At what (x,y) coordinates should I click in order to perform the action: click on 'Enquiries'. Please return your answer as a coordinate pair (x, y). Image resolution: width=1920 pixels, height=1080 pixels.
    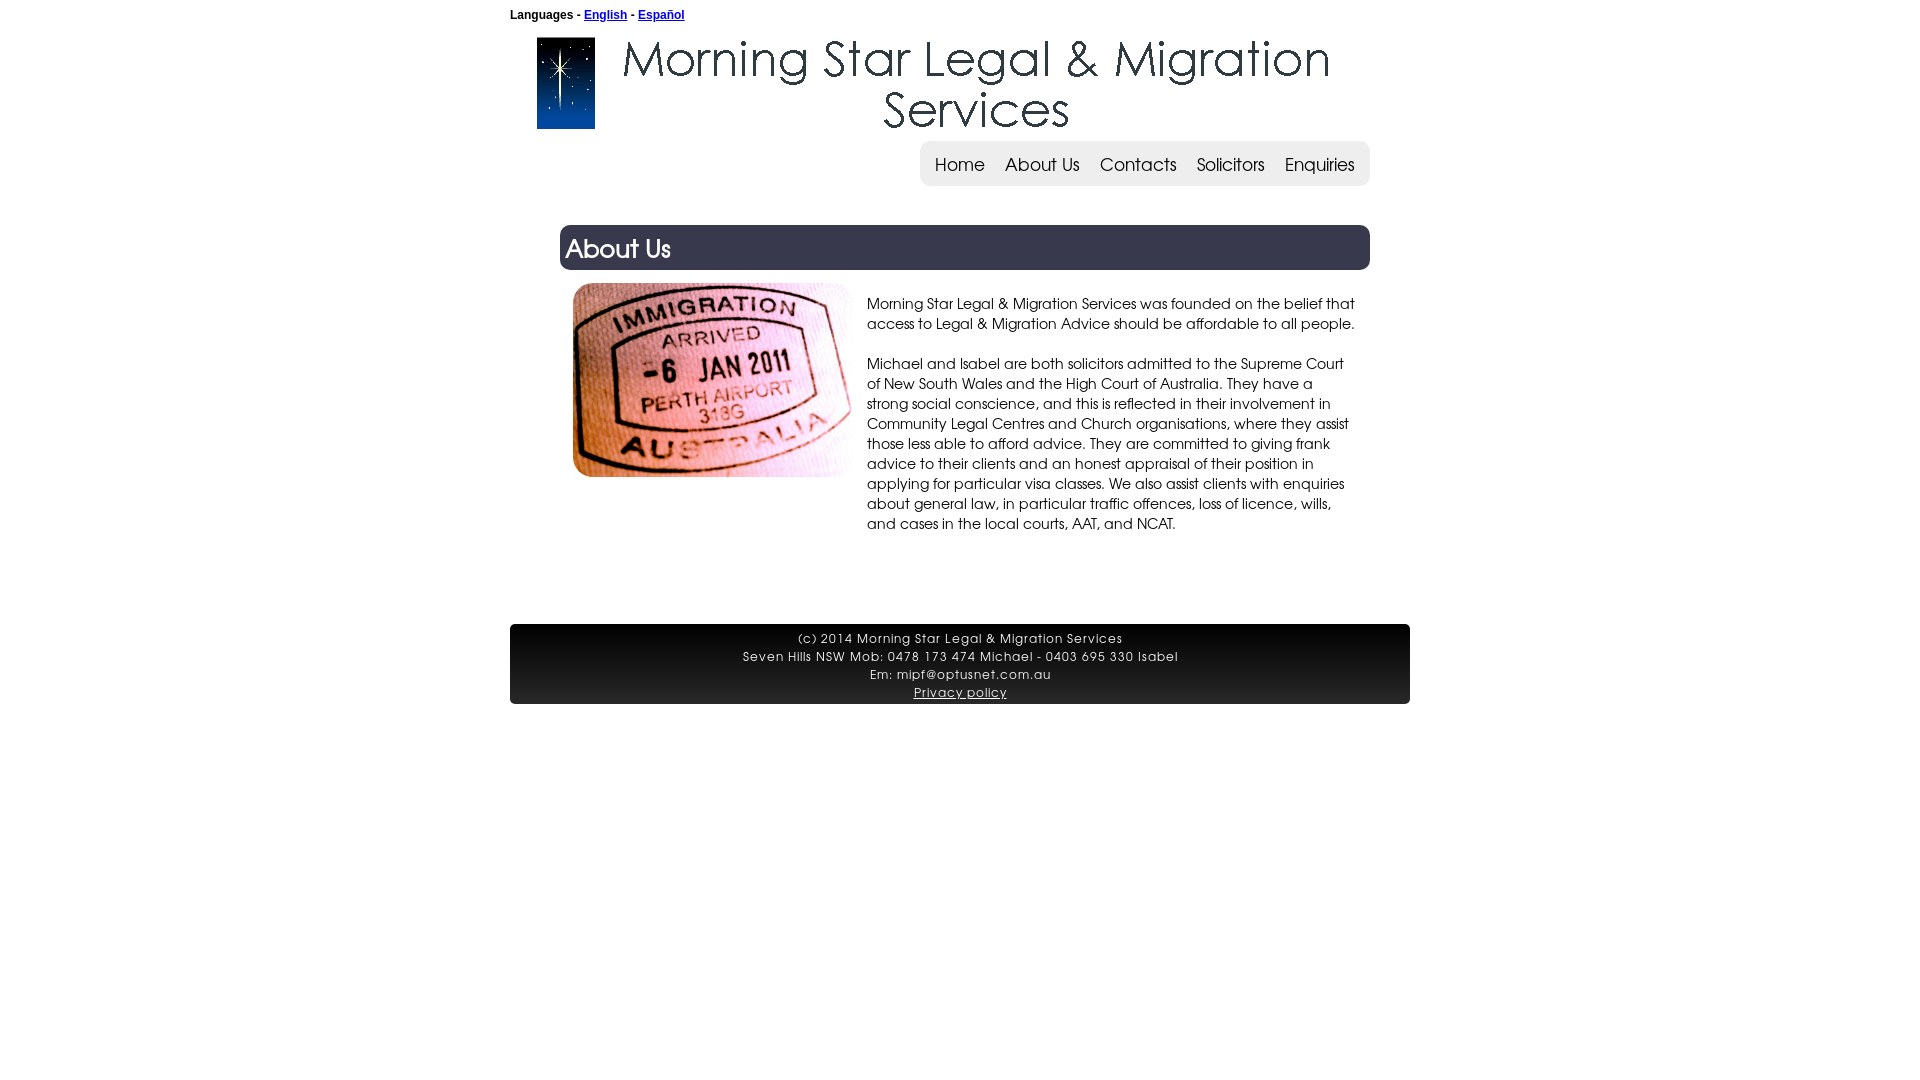
    Looking at the image, I should click on (1274, 162).